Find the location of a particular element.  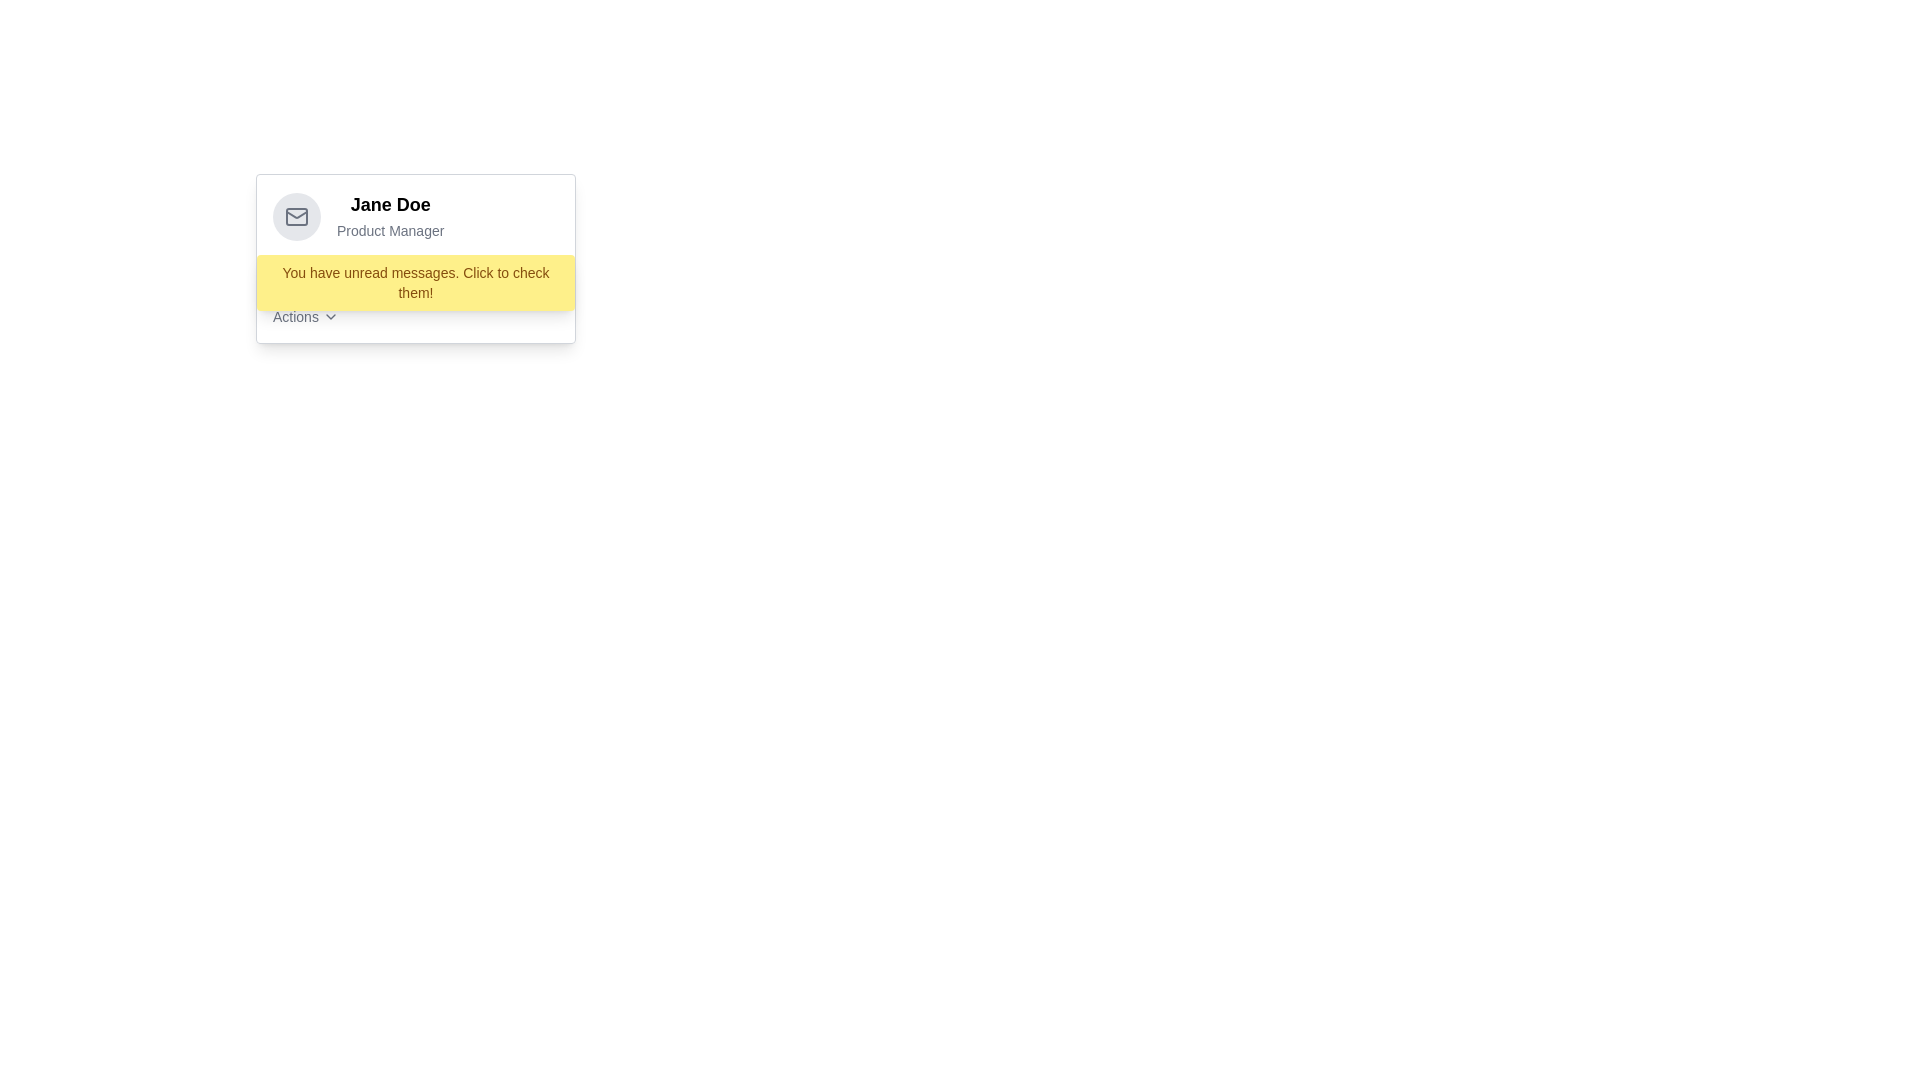

the Dropdown Menu Button labeled 'Actions' is located at coordinates (305, 315).